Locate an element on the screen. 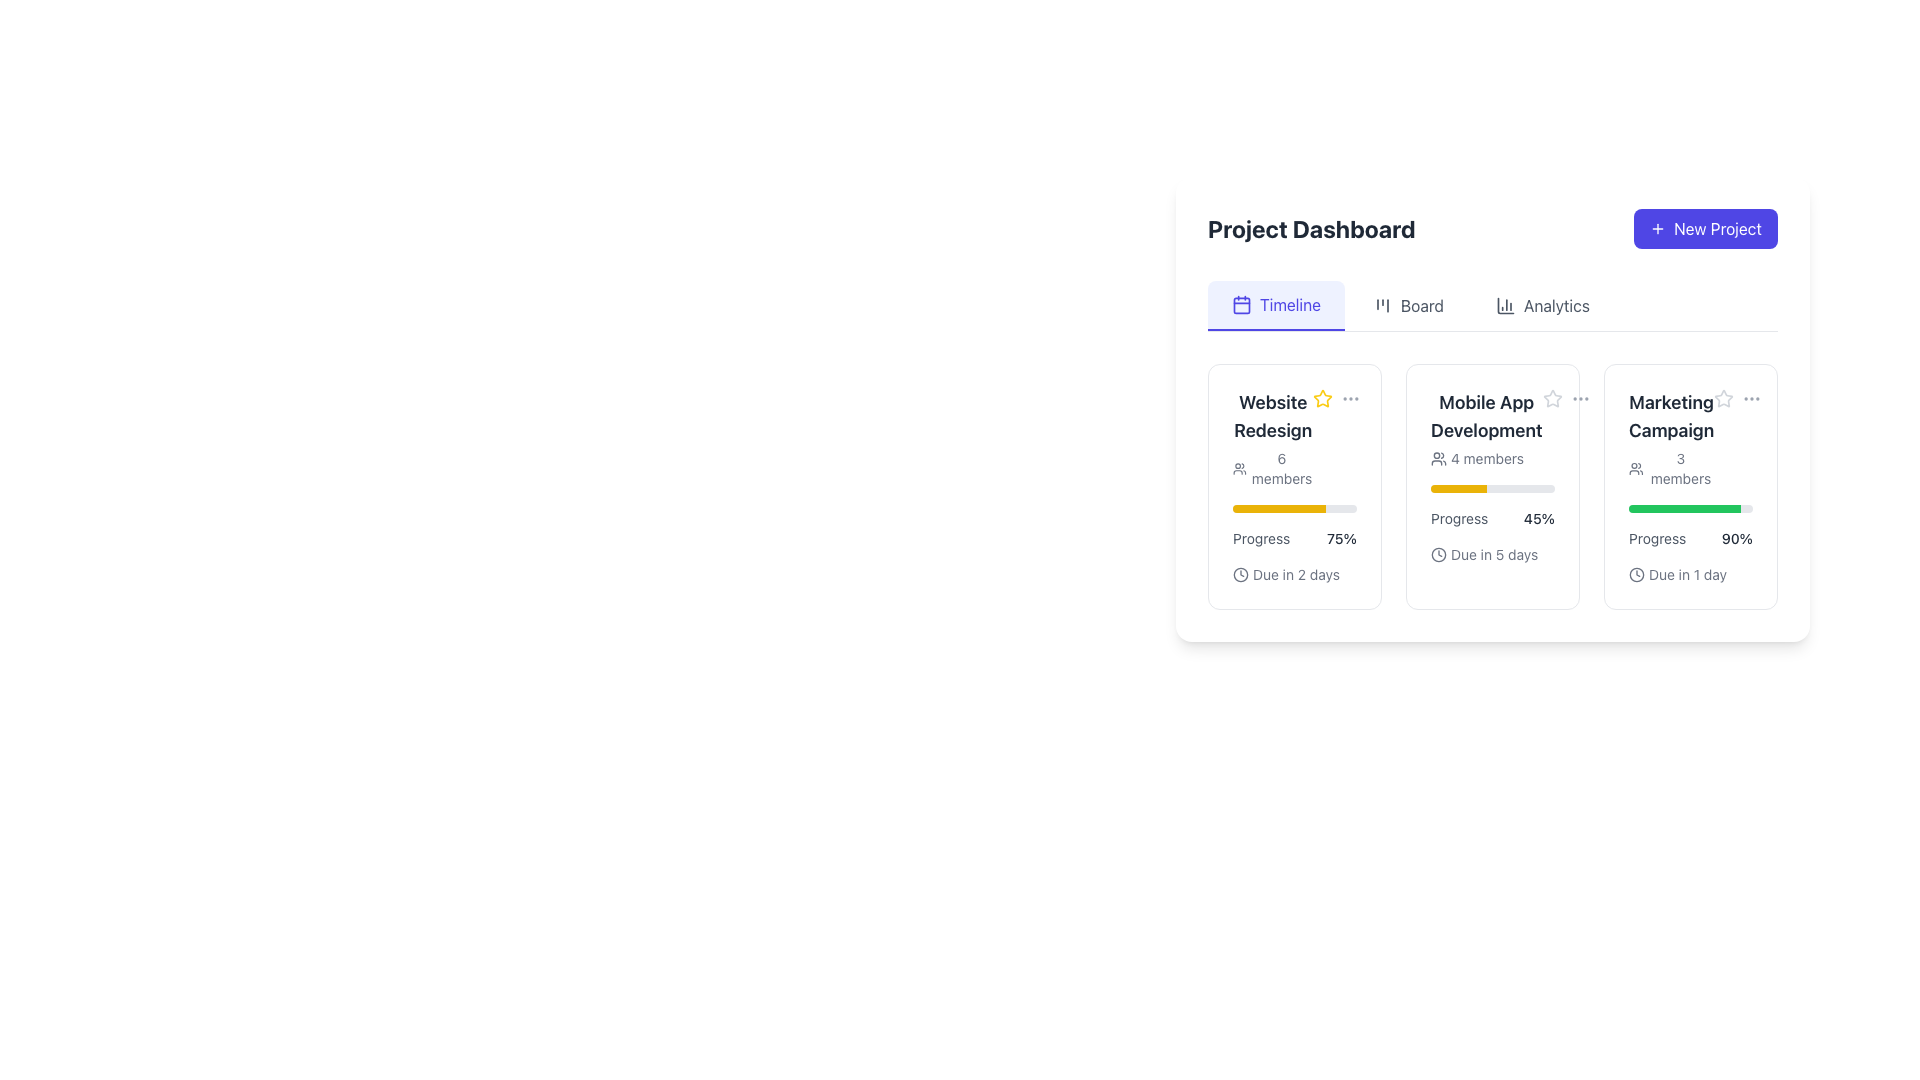  the third Display Card in the rightmost column is located at coordinates (1689, 486).